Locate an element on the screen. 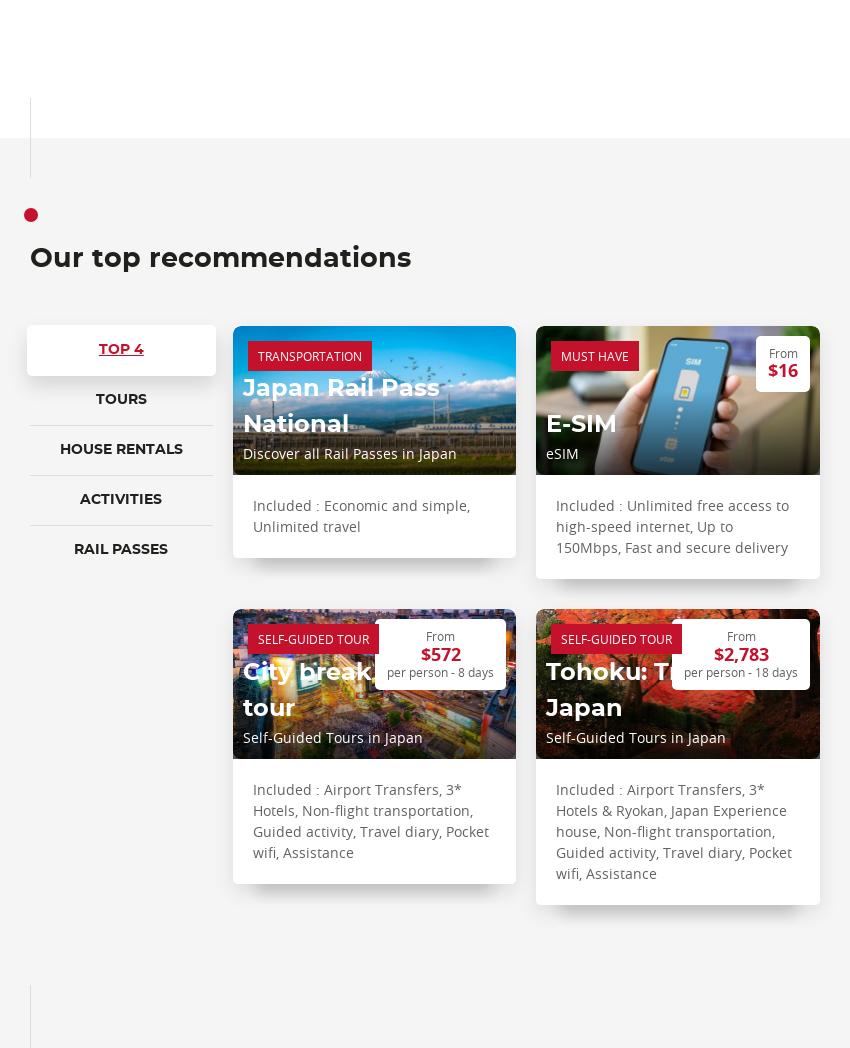 This screenshot has height=1048, width=850. 'Activities' is located at coordinates (120, 500).